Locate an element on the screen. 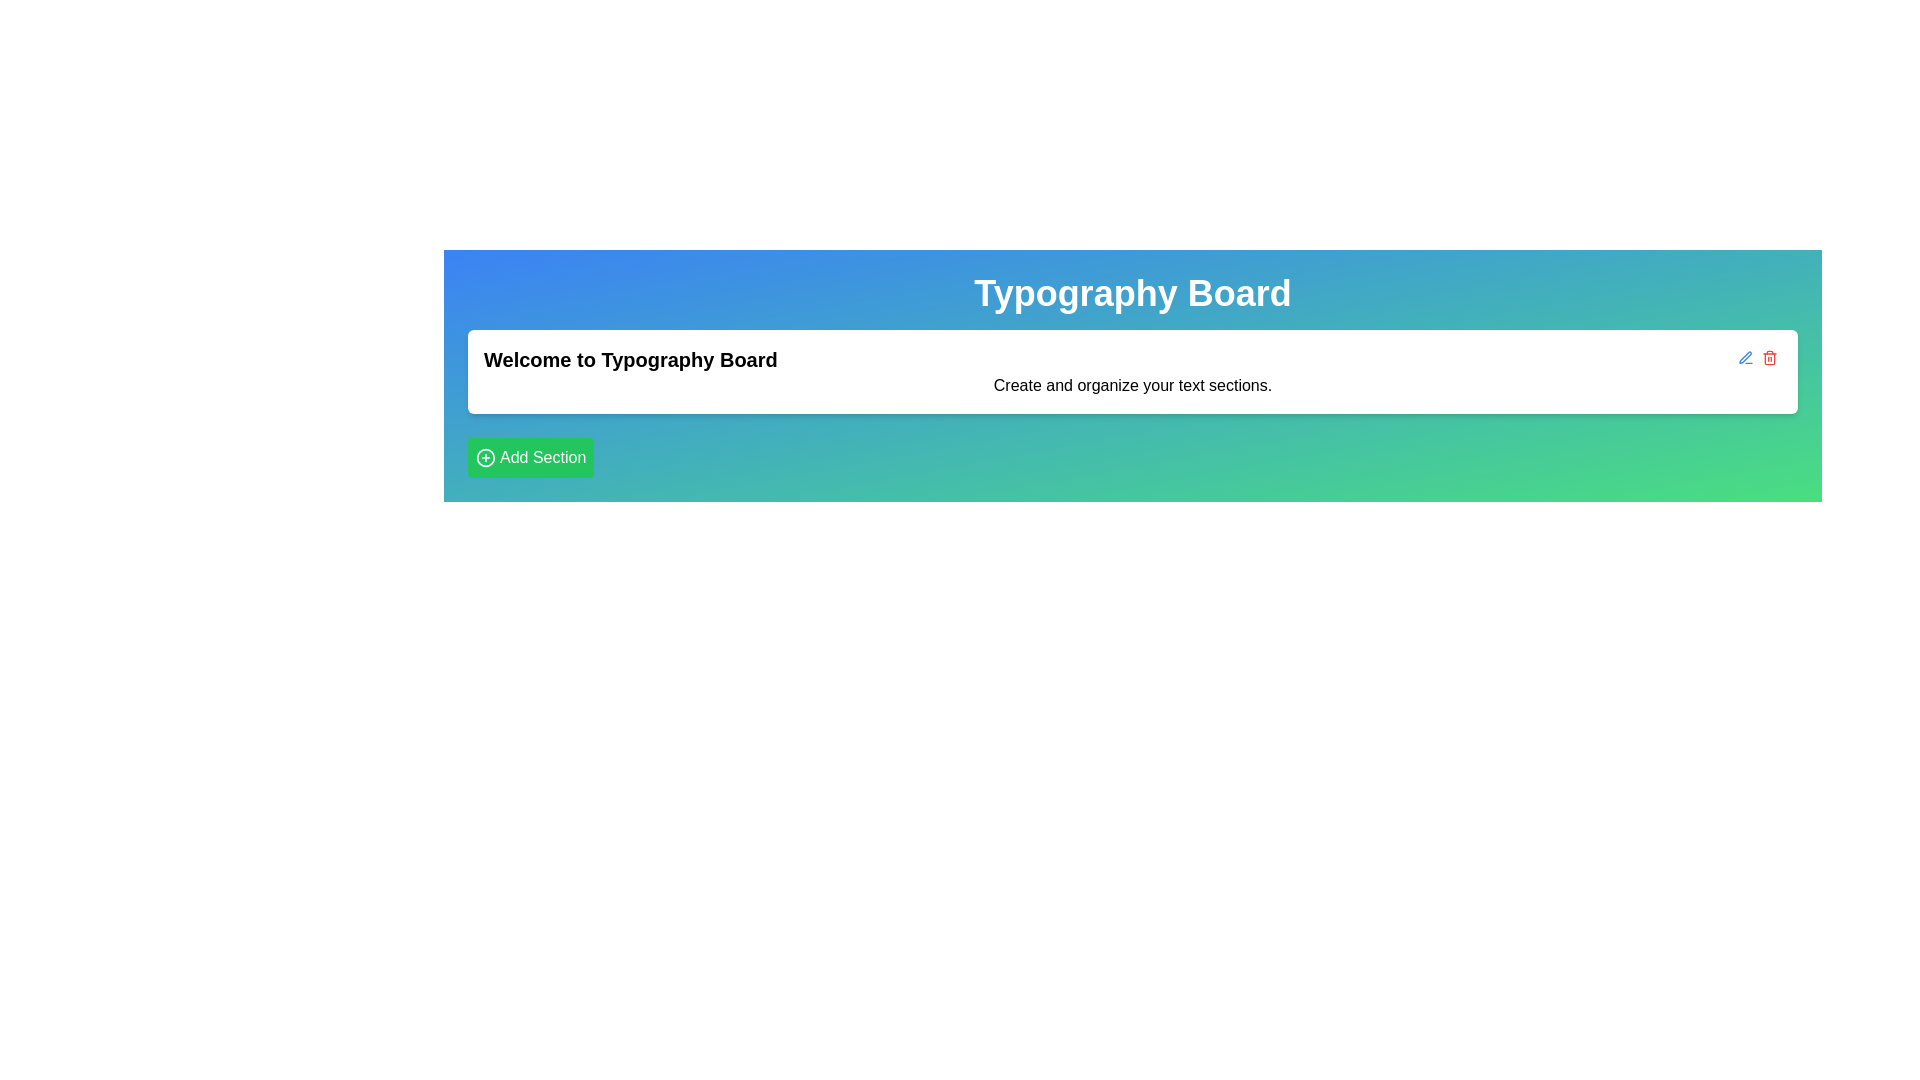 Image resolution: width=1920 pixels, height=1080 pixels. text element that contains 'Create and organize your text sections.' located below the header 'Welcome to Typography Board' is located at coordinates (1132, 385).